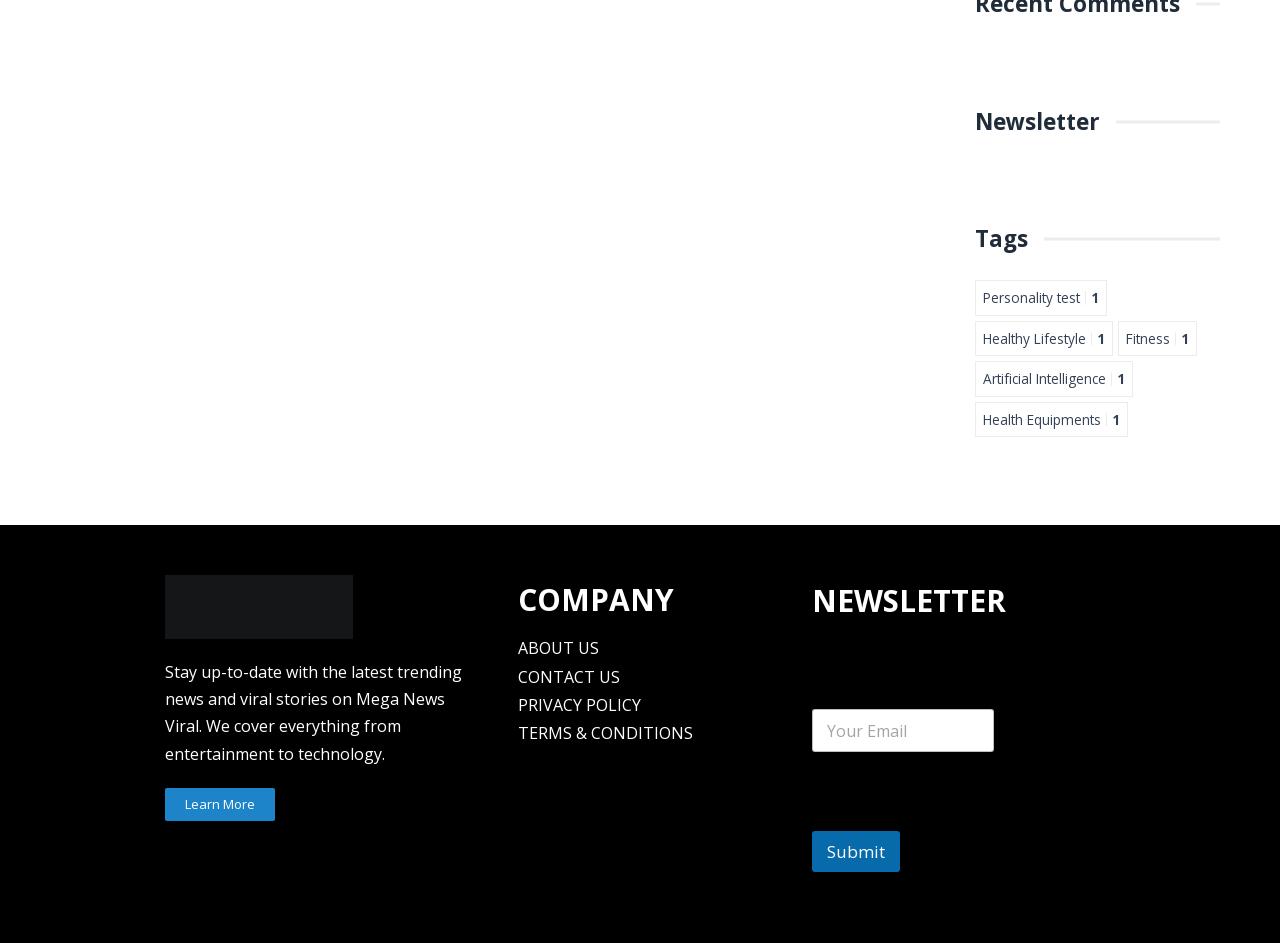 Image resolution: width=1280 pixels, height=943 pixels. Describe the element at coordinates (578, 703) in the screenshot. I see `'PRIVACY POLICY'` at that location.